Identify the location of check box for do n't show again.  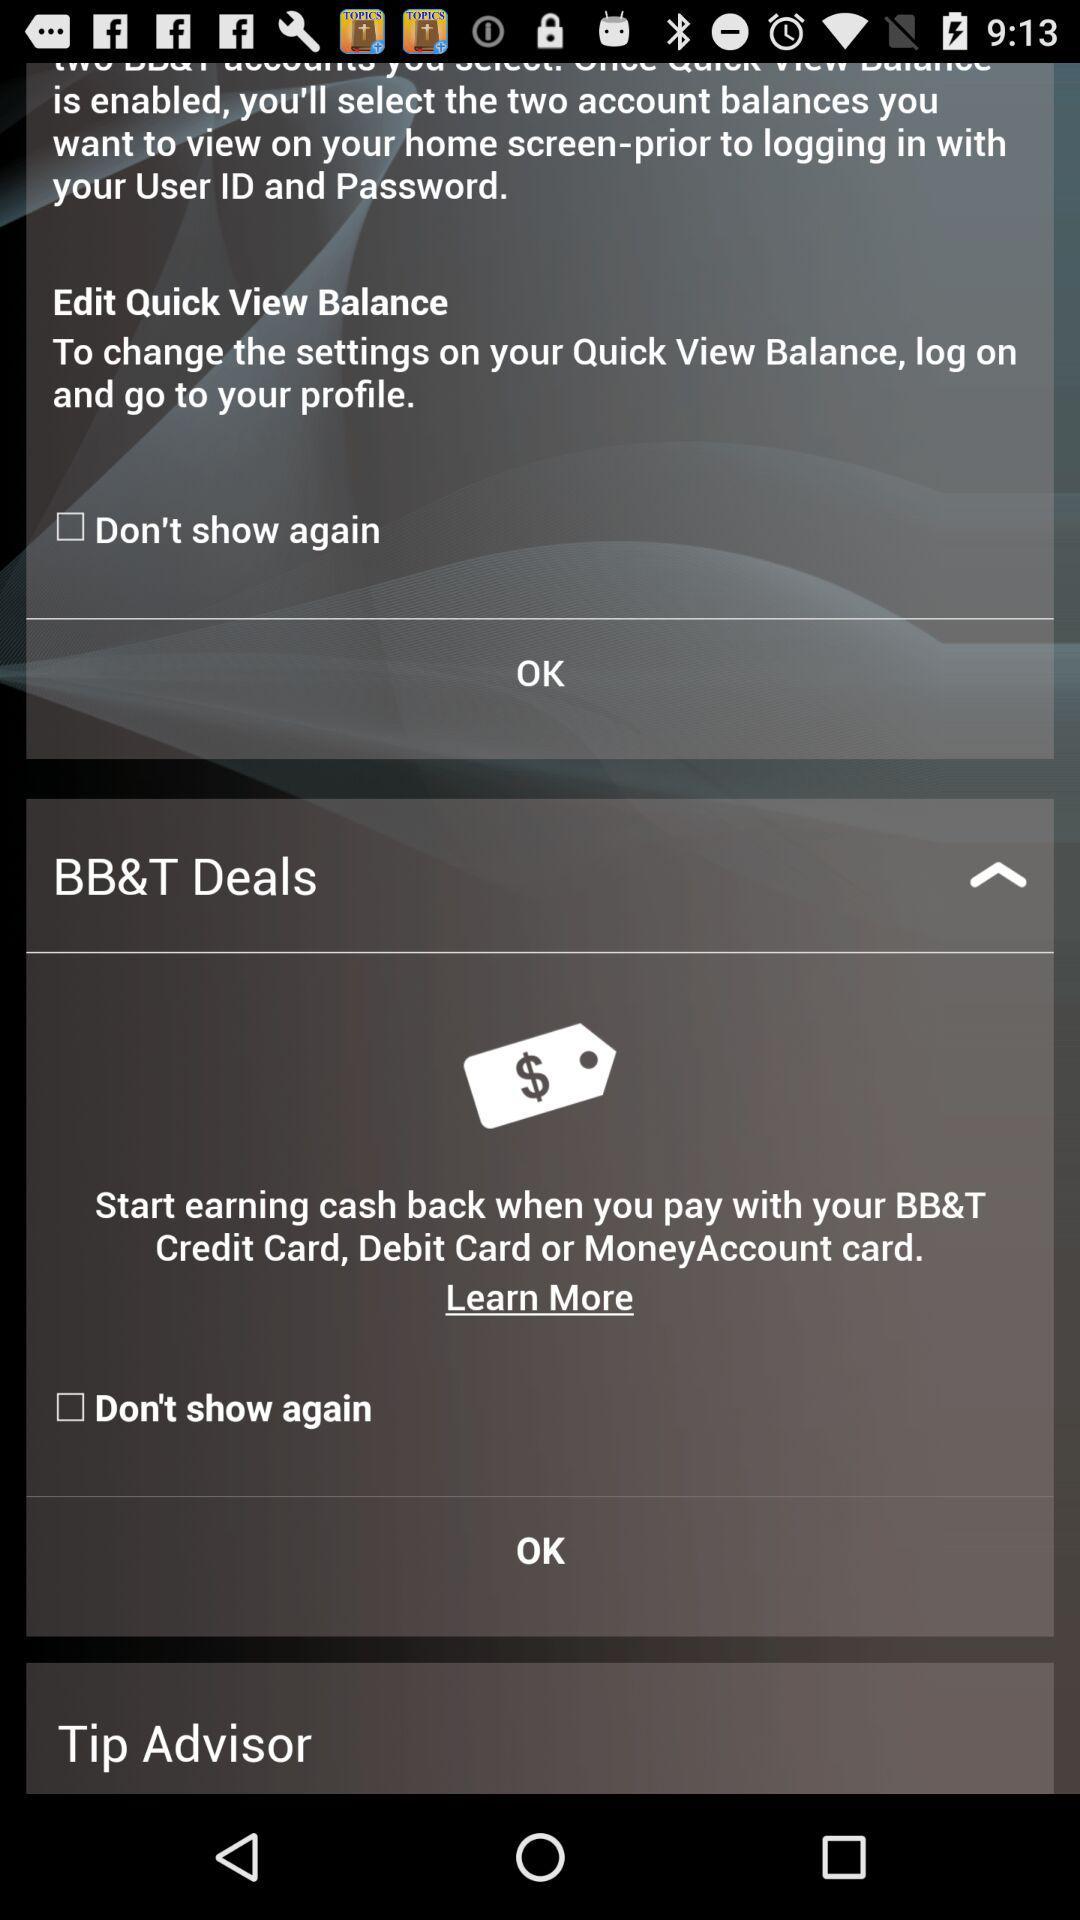
(72, 526).